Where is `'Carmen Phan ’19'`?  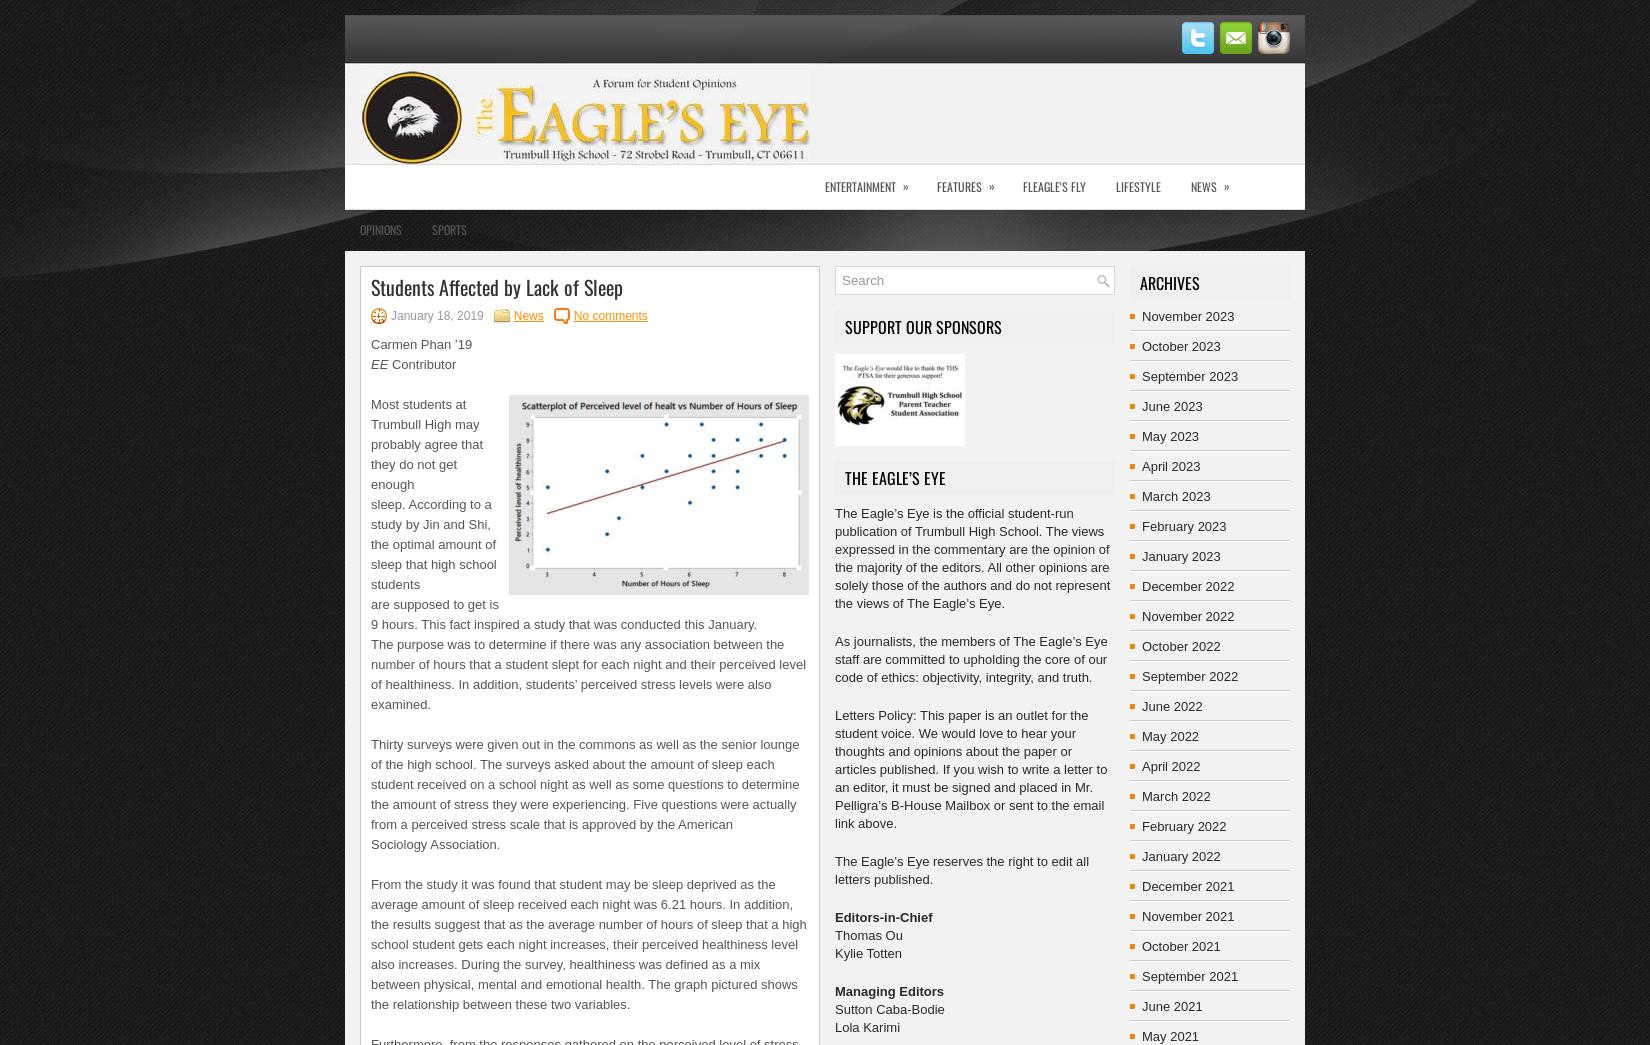 'Carmen Phan ’19' is located at coordinates (420, 344).